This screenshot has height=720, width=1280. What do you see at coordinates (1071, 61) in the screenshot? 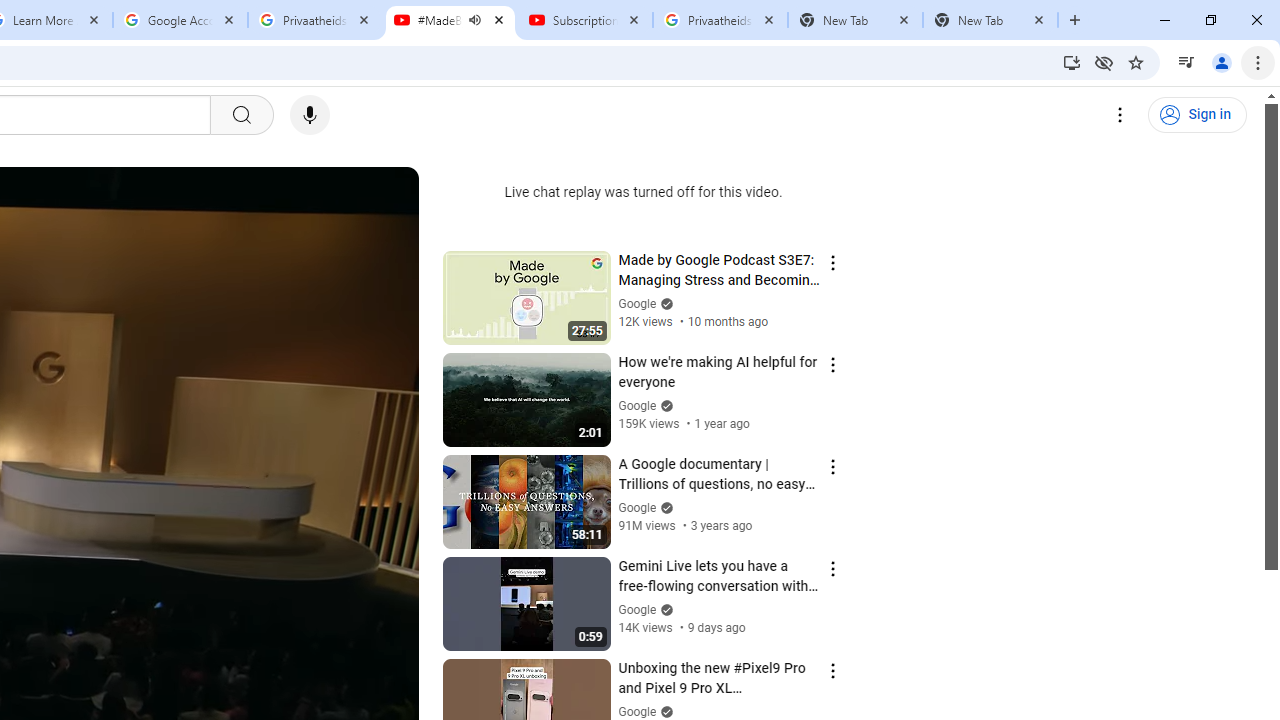
I see `'Install YouTube'` at bounding box center [1071, 61].